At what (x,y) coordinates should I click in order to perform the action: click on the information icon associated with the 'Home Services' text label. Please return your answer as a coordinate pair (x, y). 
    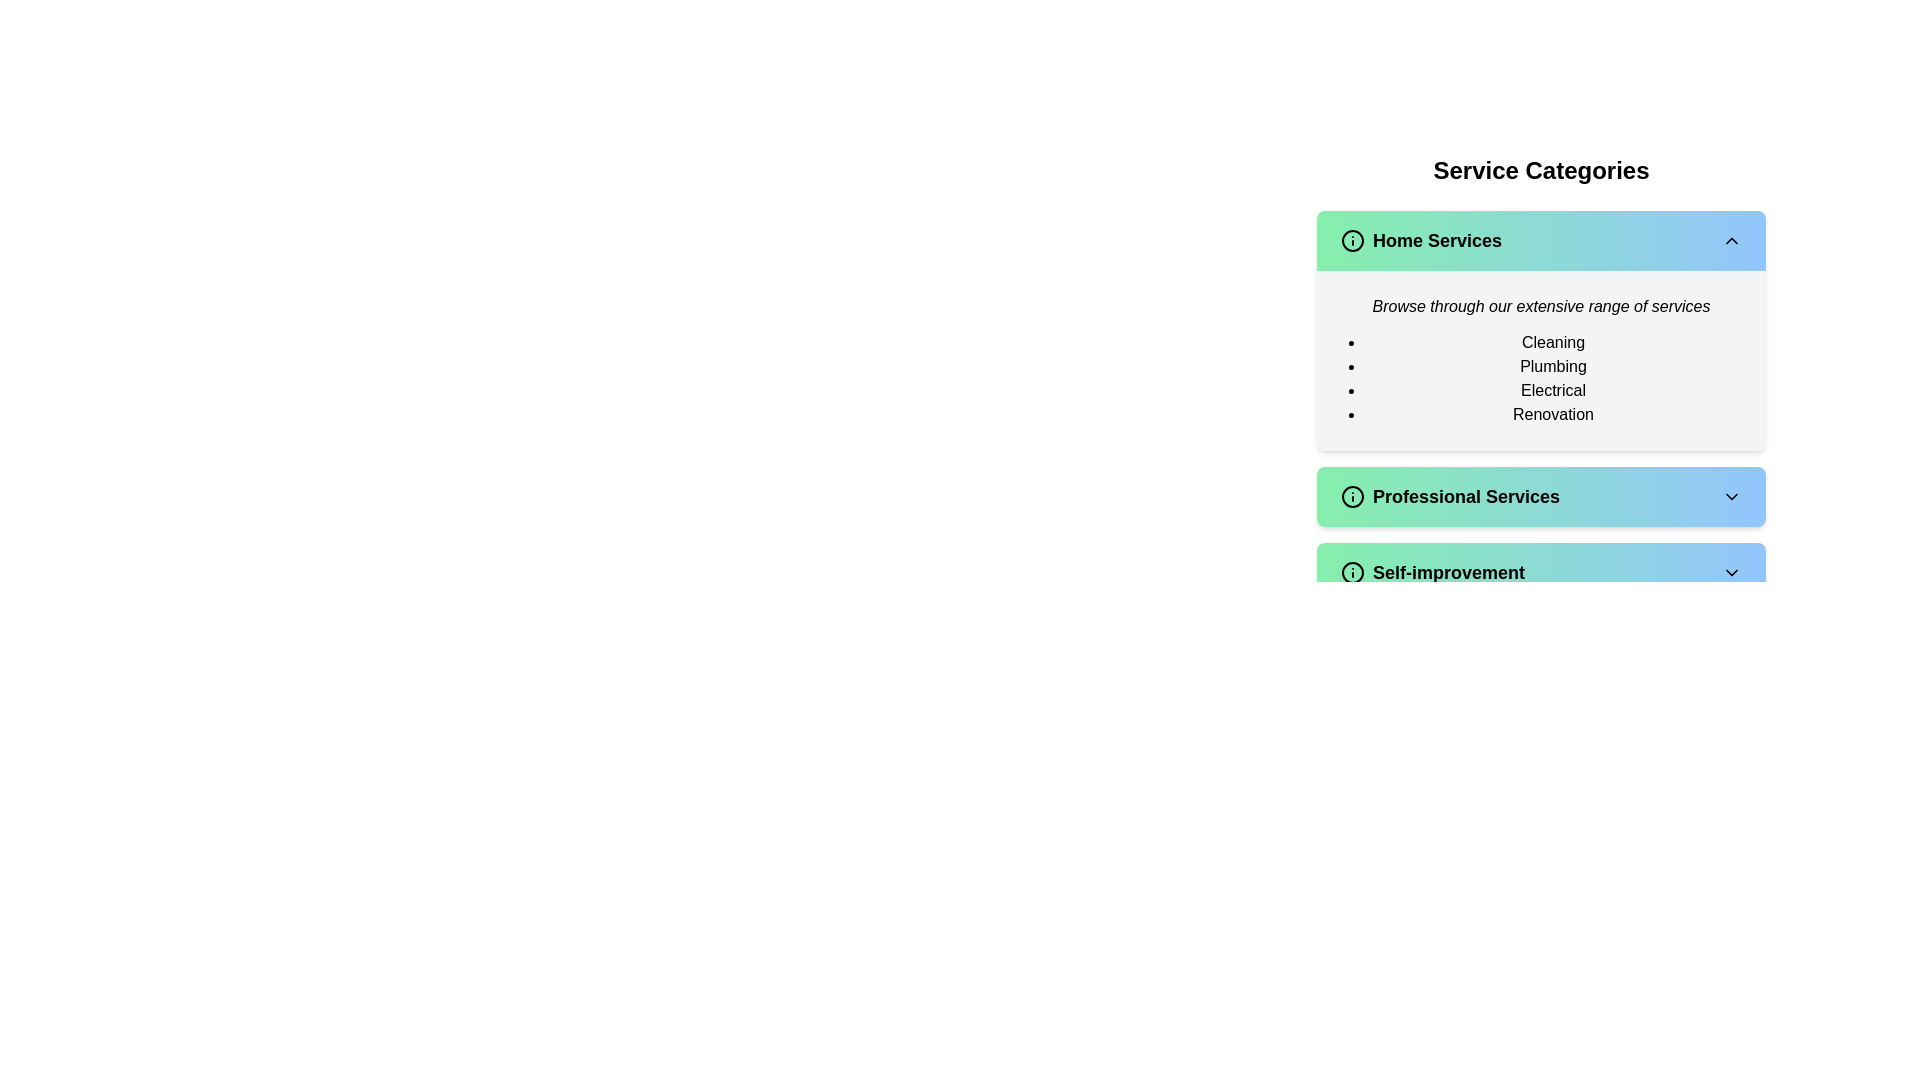
    Looking at the image, I should click on (1420, 239).